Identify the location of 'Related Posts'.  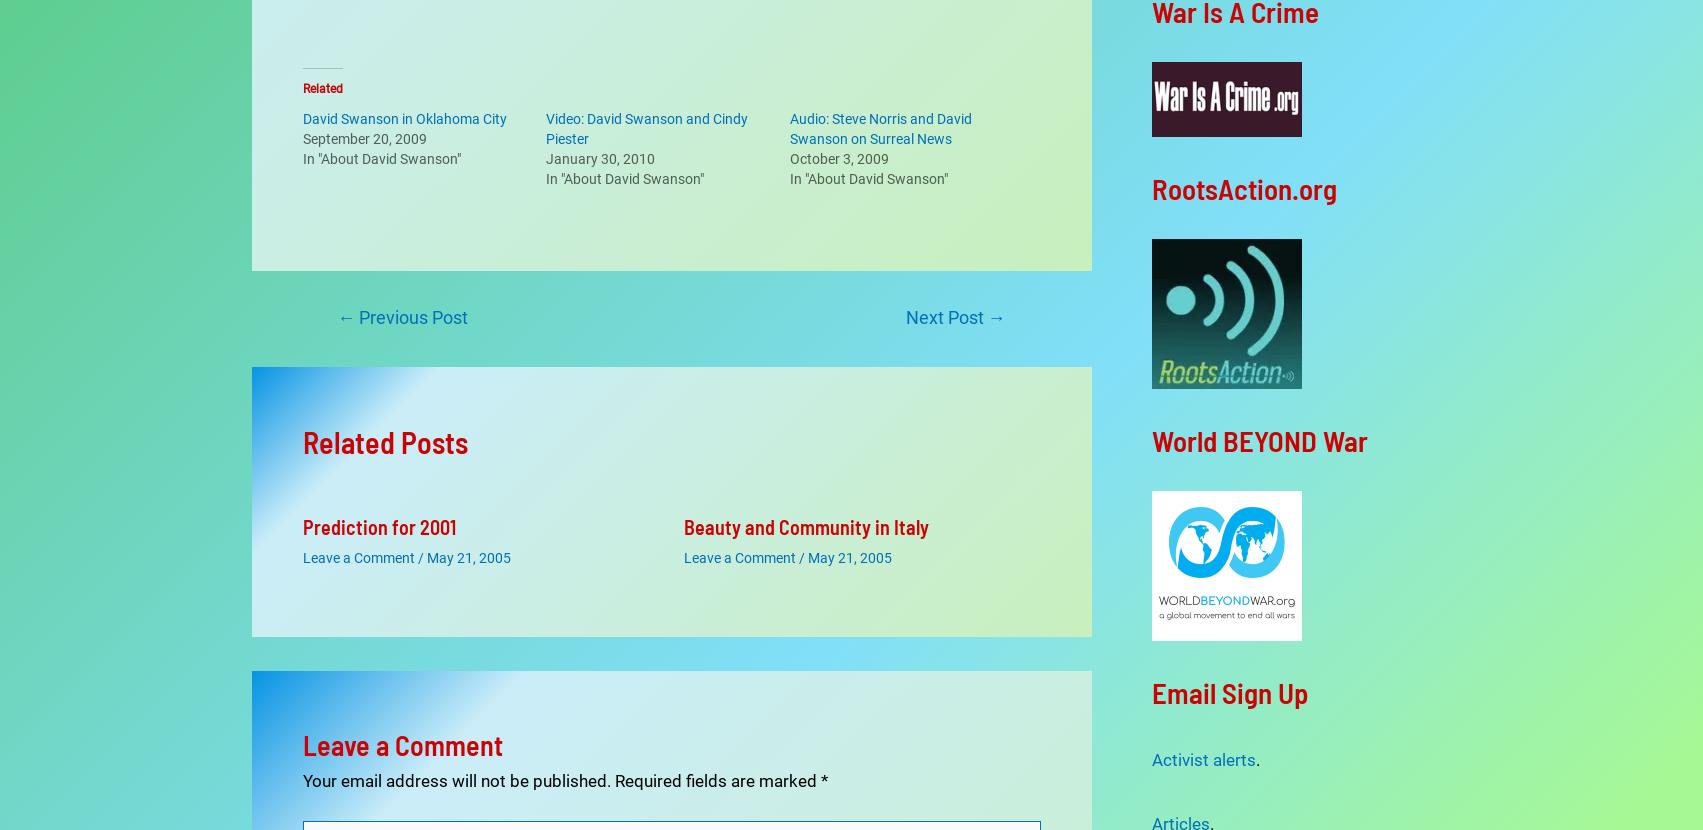
(384, 385).